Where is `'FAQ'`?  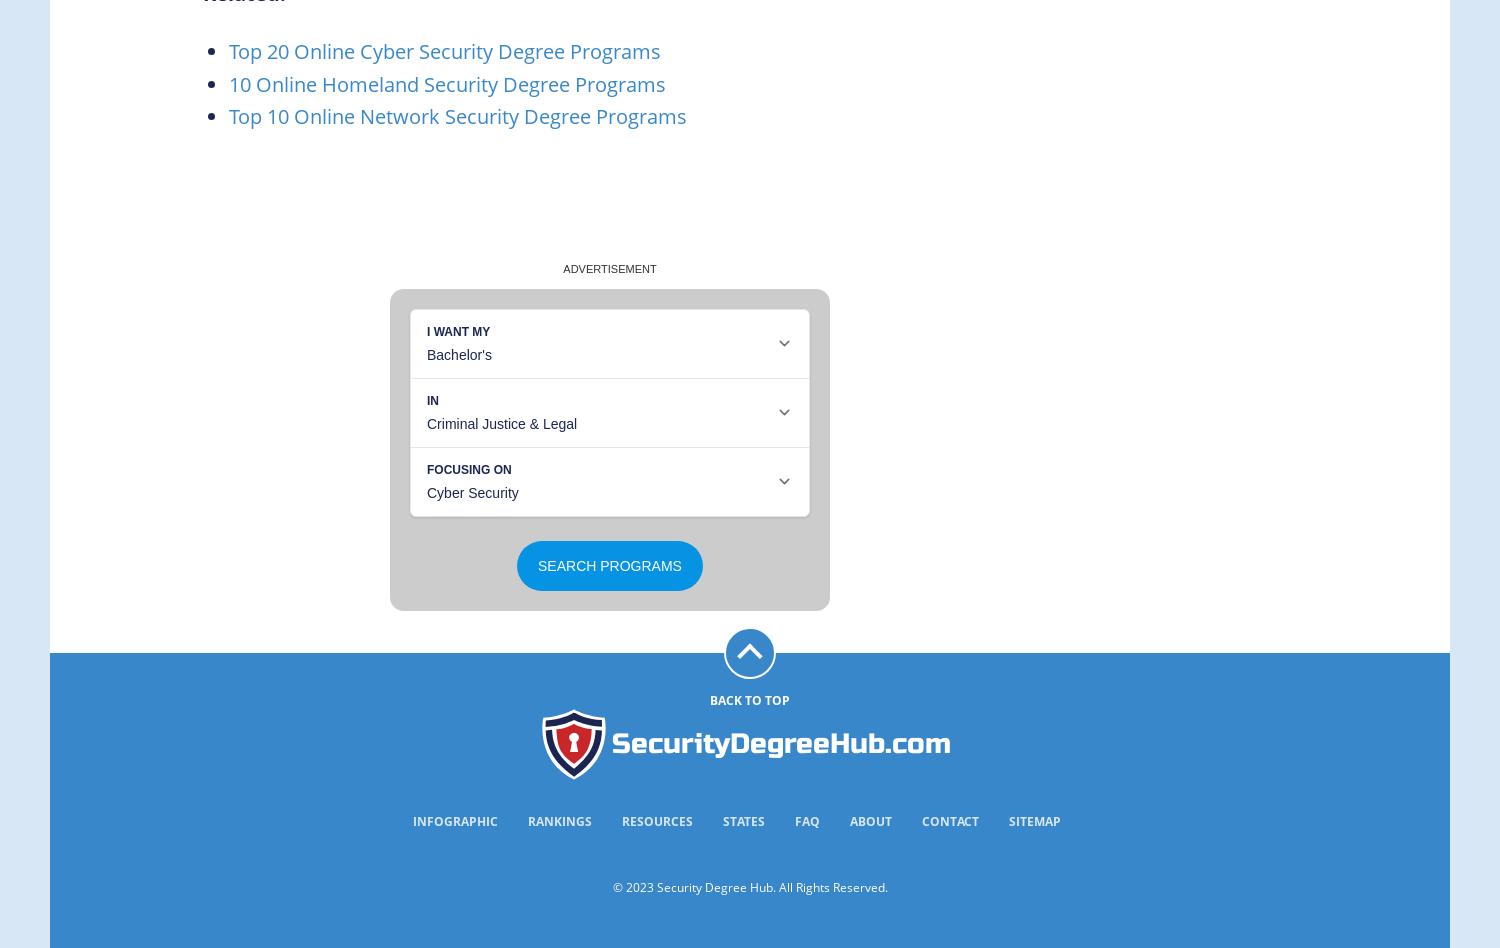 'FAQ' is located at coordinates (807, 820).